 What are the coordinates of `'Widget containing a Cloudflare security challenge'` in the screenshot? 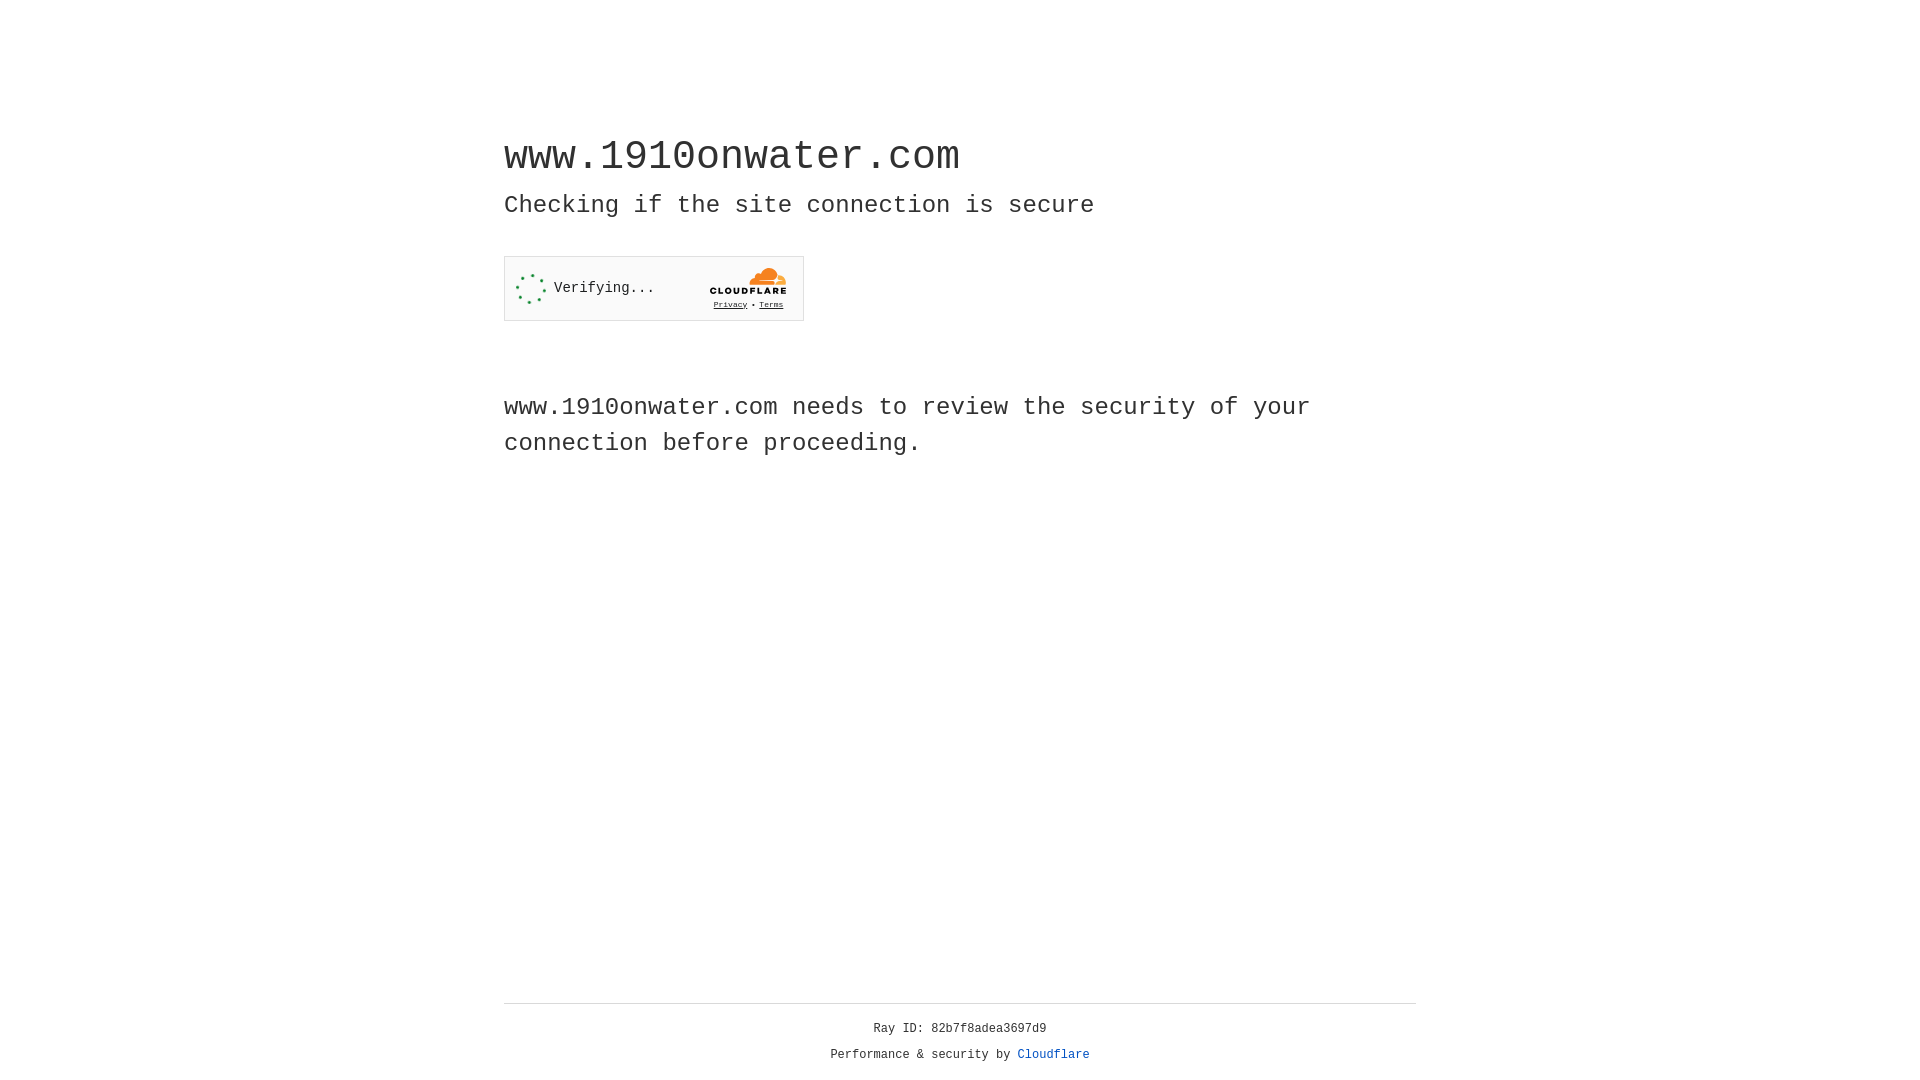 It's located at (653, 288).